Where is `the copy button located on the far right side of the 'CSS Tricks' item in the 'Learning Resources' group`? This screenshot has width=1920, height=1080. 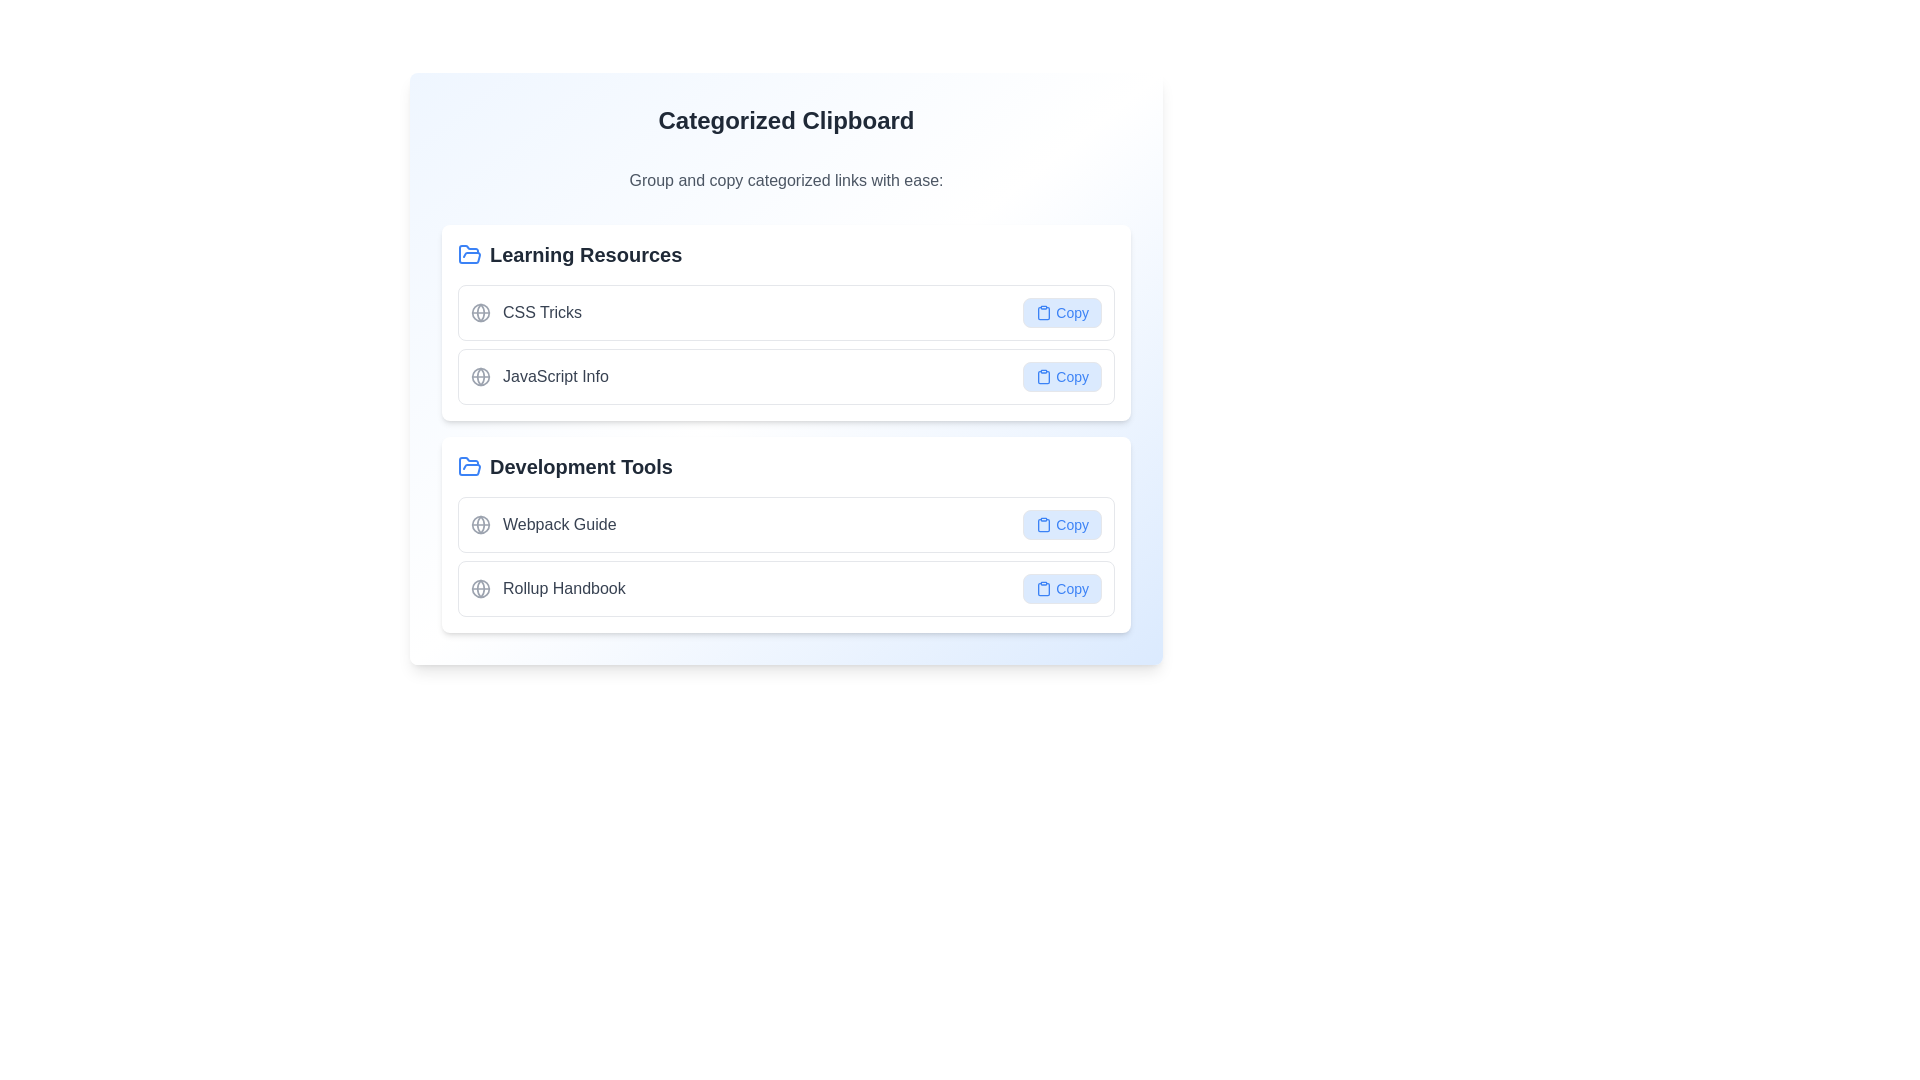
the copy button located on the far right side of the 'CSS Tricks' item in the 'Learning Resources' group is located at coordinates (1061, 312).